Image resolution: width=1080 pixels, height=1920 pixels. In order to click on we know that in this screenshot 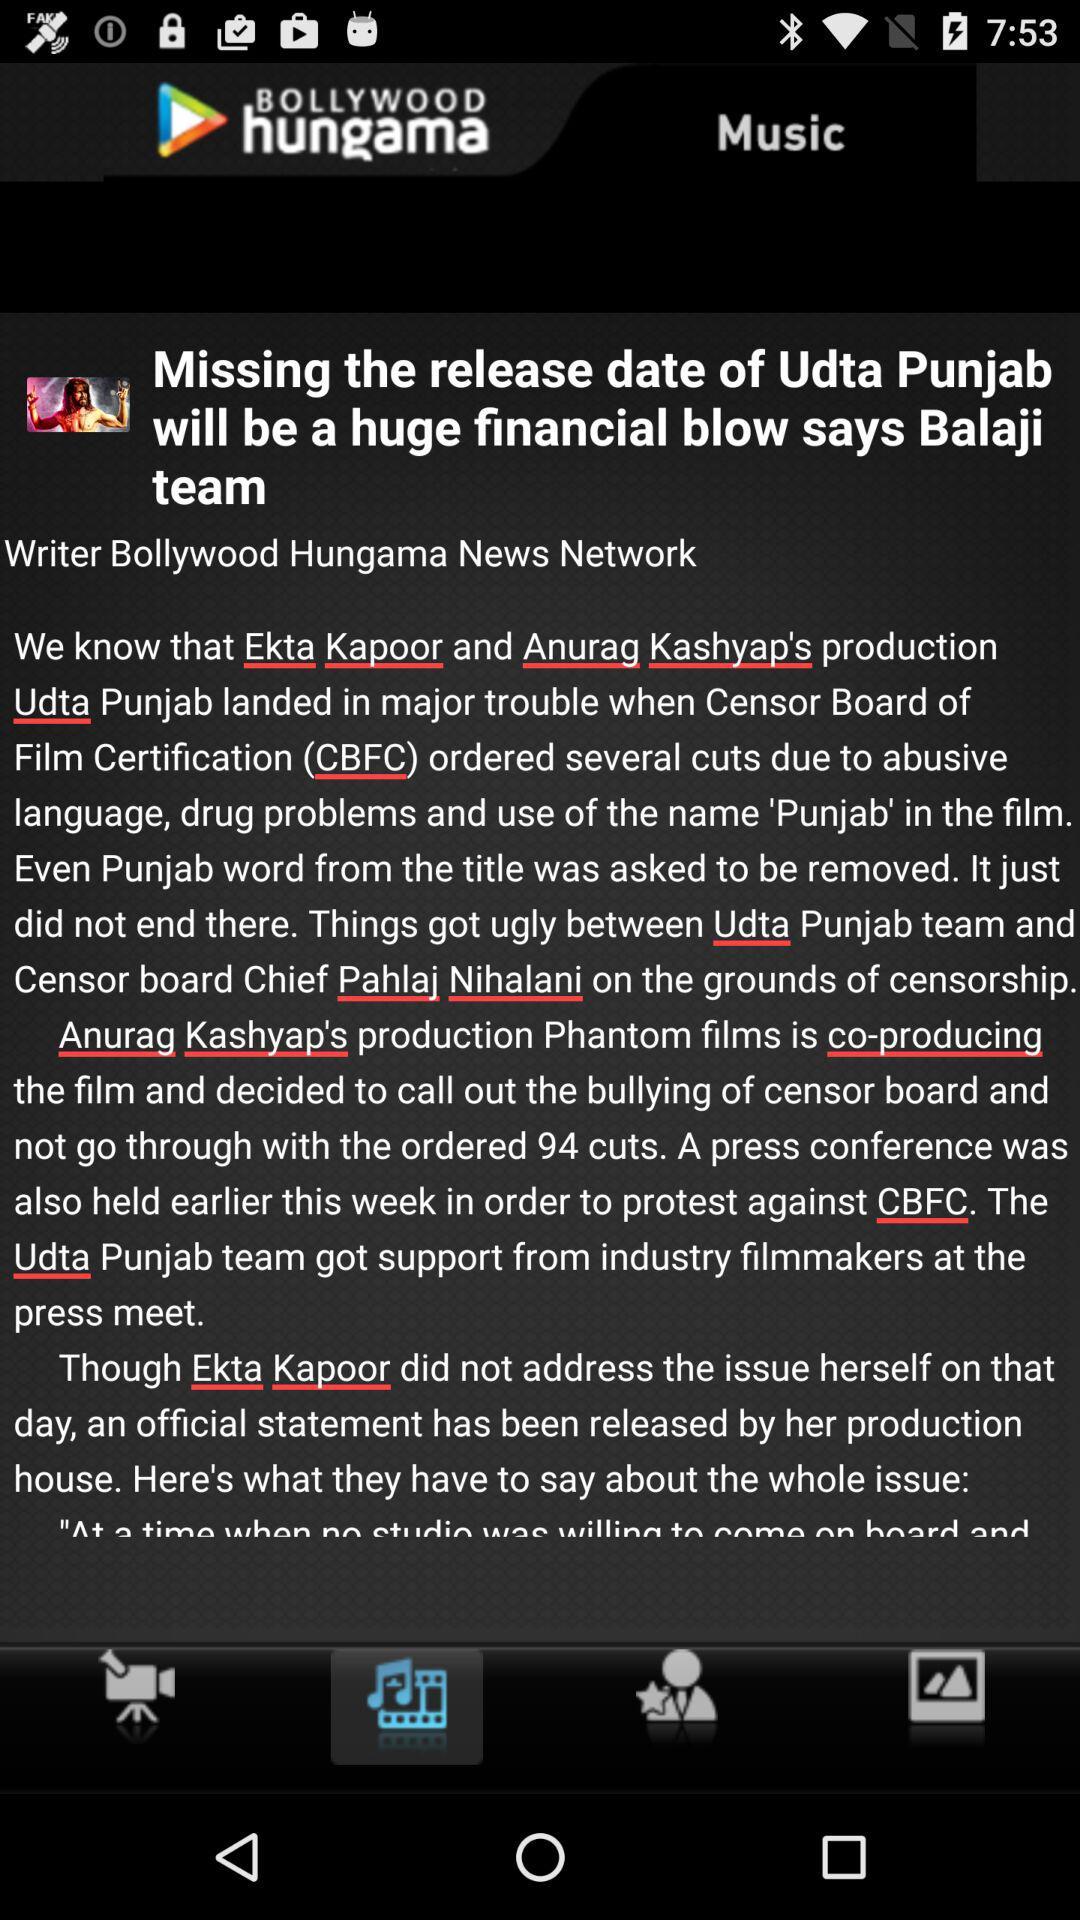, I will do `click(540, 1110)`.